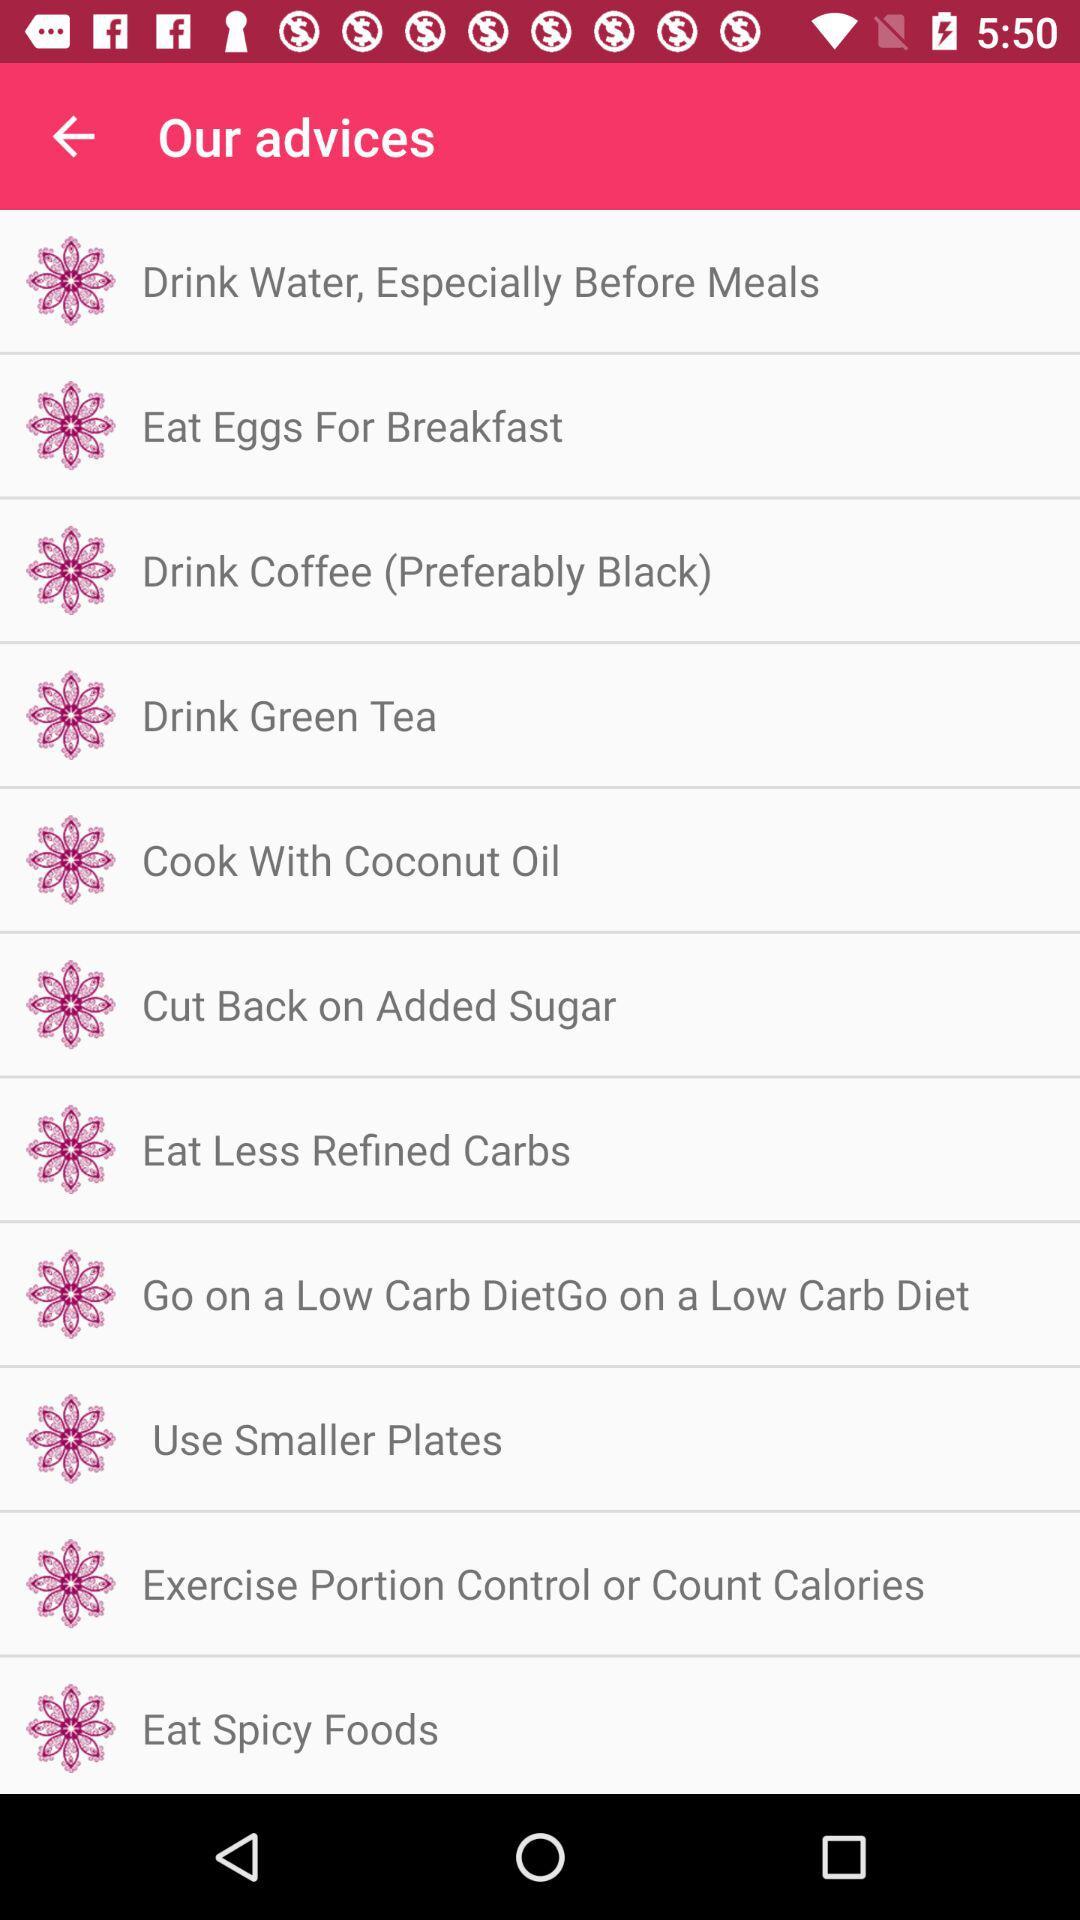 This screenshot has width=1080, height=1920. Describe the element at coordinates (481, 279) in the screenshot. I see `drink water especially` at that location.